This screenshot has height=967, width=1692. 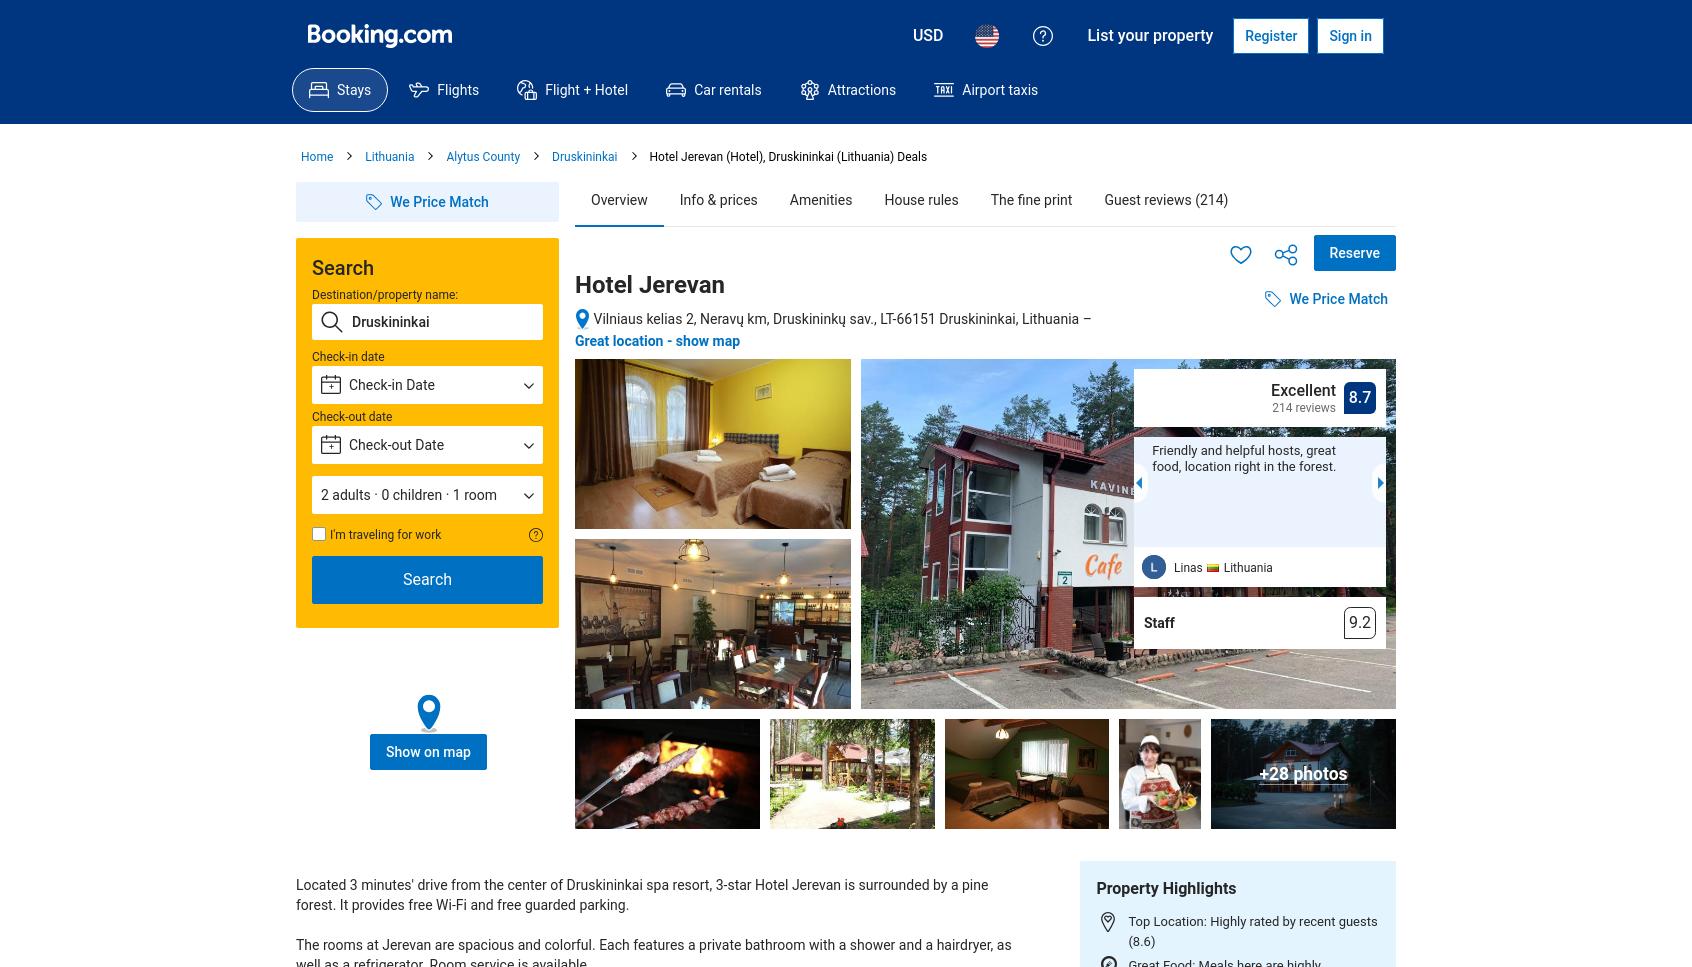 I want to click on 'Friendly and helpful hosts, great food, location right in the forest.', so click(x=1243, y=457).